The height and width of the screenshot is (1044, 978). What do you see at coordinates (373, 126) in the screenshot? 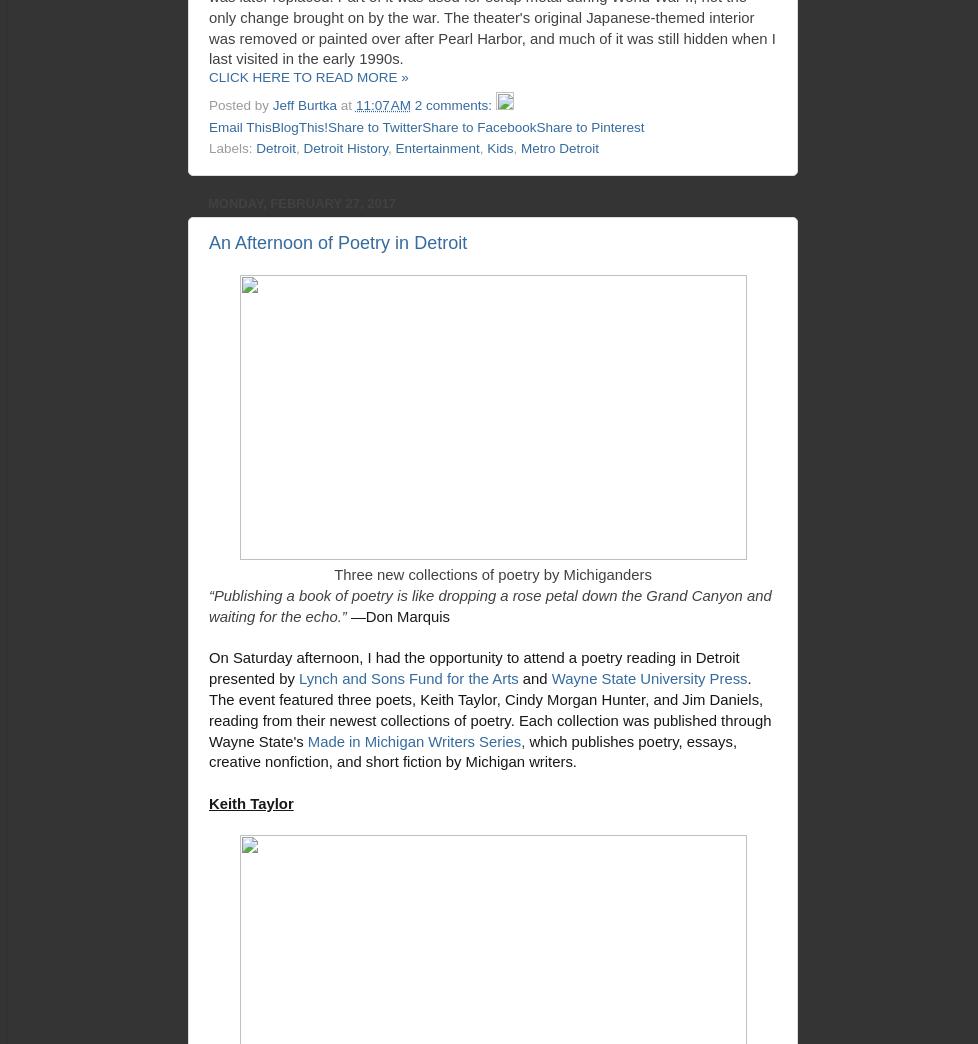
I see `'Share to Twitter'` at bounding box center [373, 126].